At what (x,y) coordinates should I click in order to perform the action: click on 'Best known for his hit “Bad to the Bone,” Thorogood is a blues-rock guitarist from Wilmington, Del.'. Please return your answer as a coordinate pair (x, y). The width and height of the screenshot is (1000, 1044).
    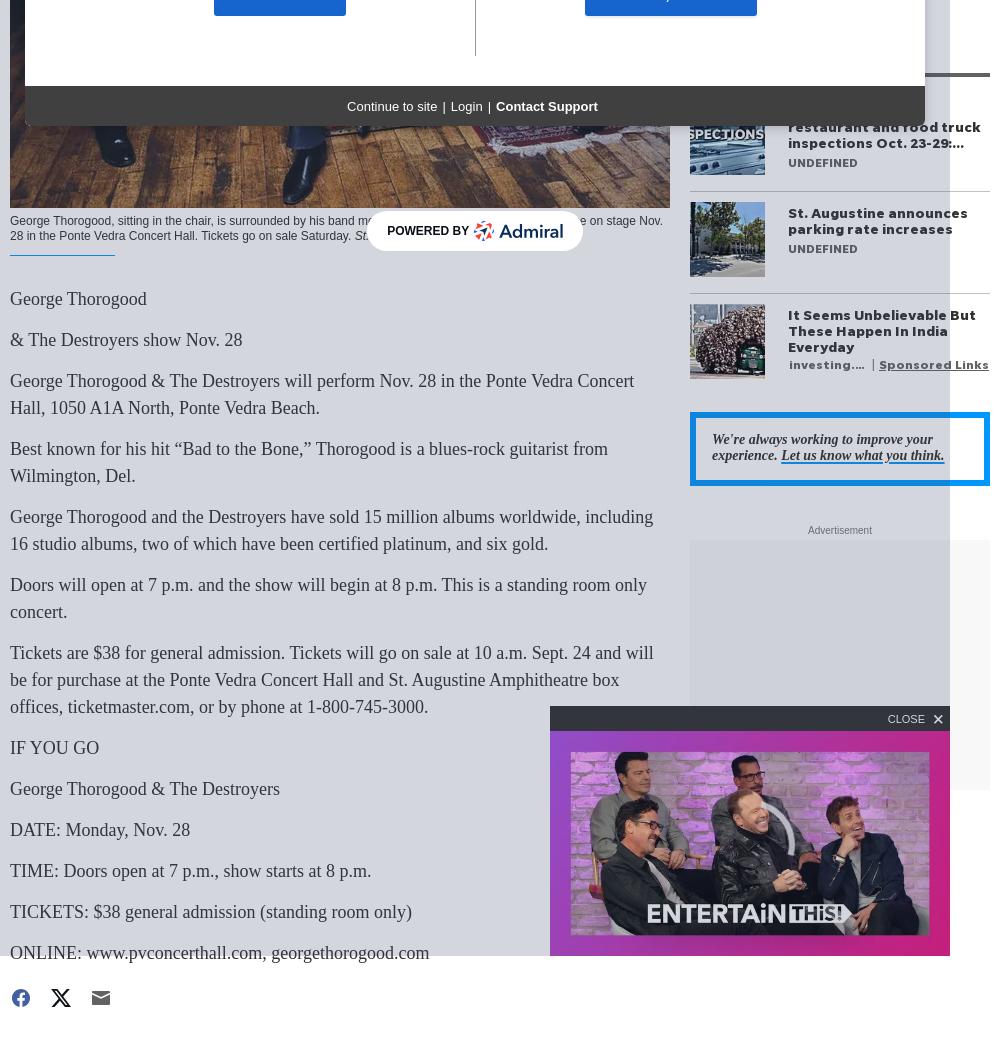
    Looking at the image, I should click on (309, 462).